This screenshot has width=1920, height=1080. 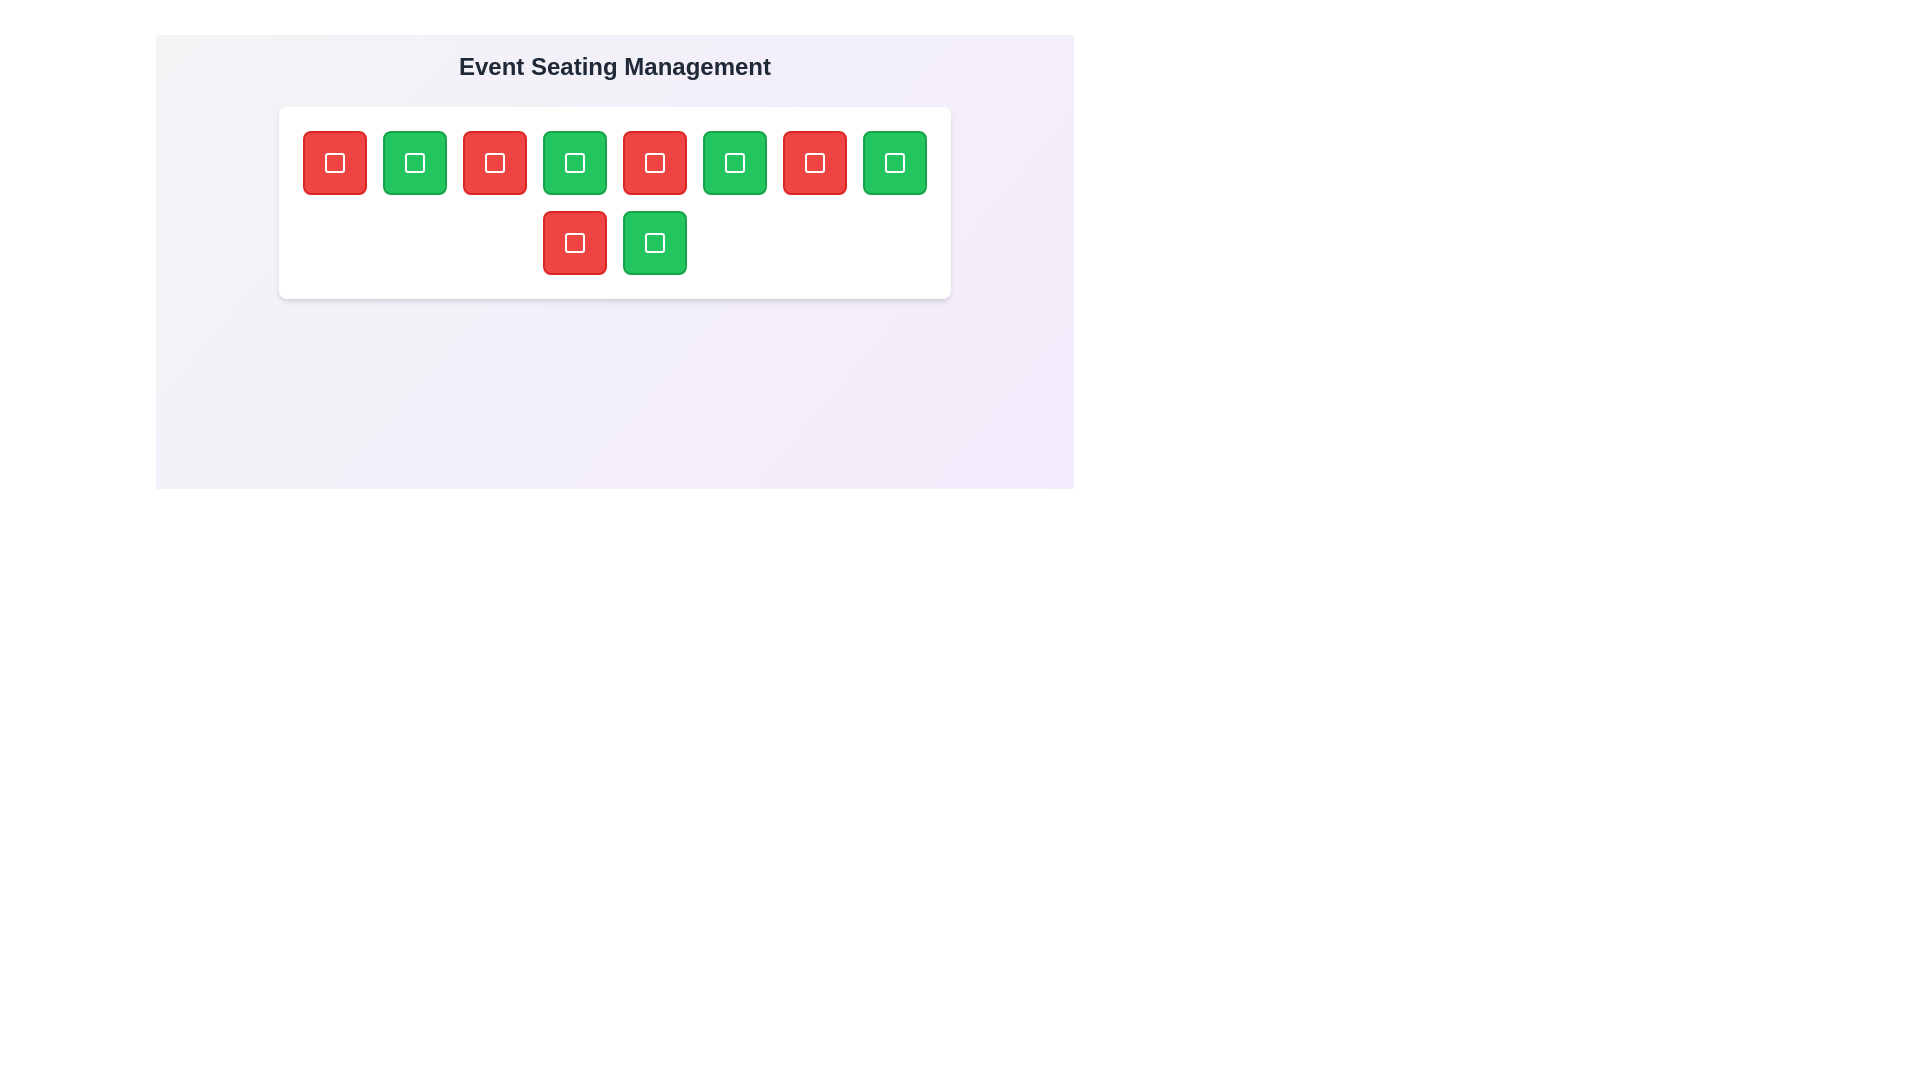 I want to click on the green square button with a white square-shaped icon in its center, located in the first row and sixth column of the seating grid, so click(x=733, y=161).